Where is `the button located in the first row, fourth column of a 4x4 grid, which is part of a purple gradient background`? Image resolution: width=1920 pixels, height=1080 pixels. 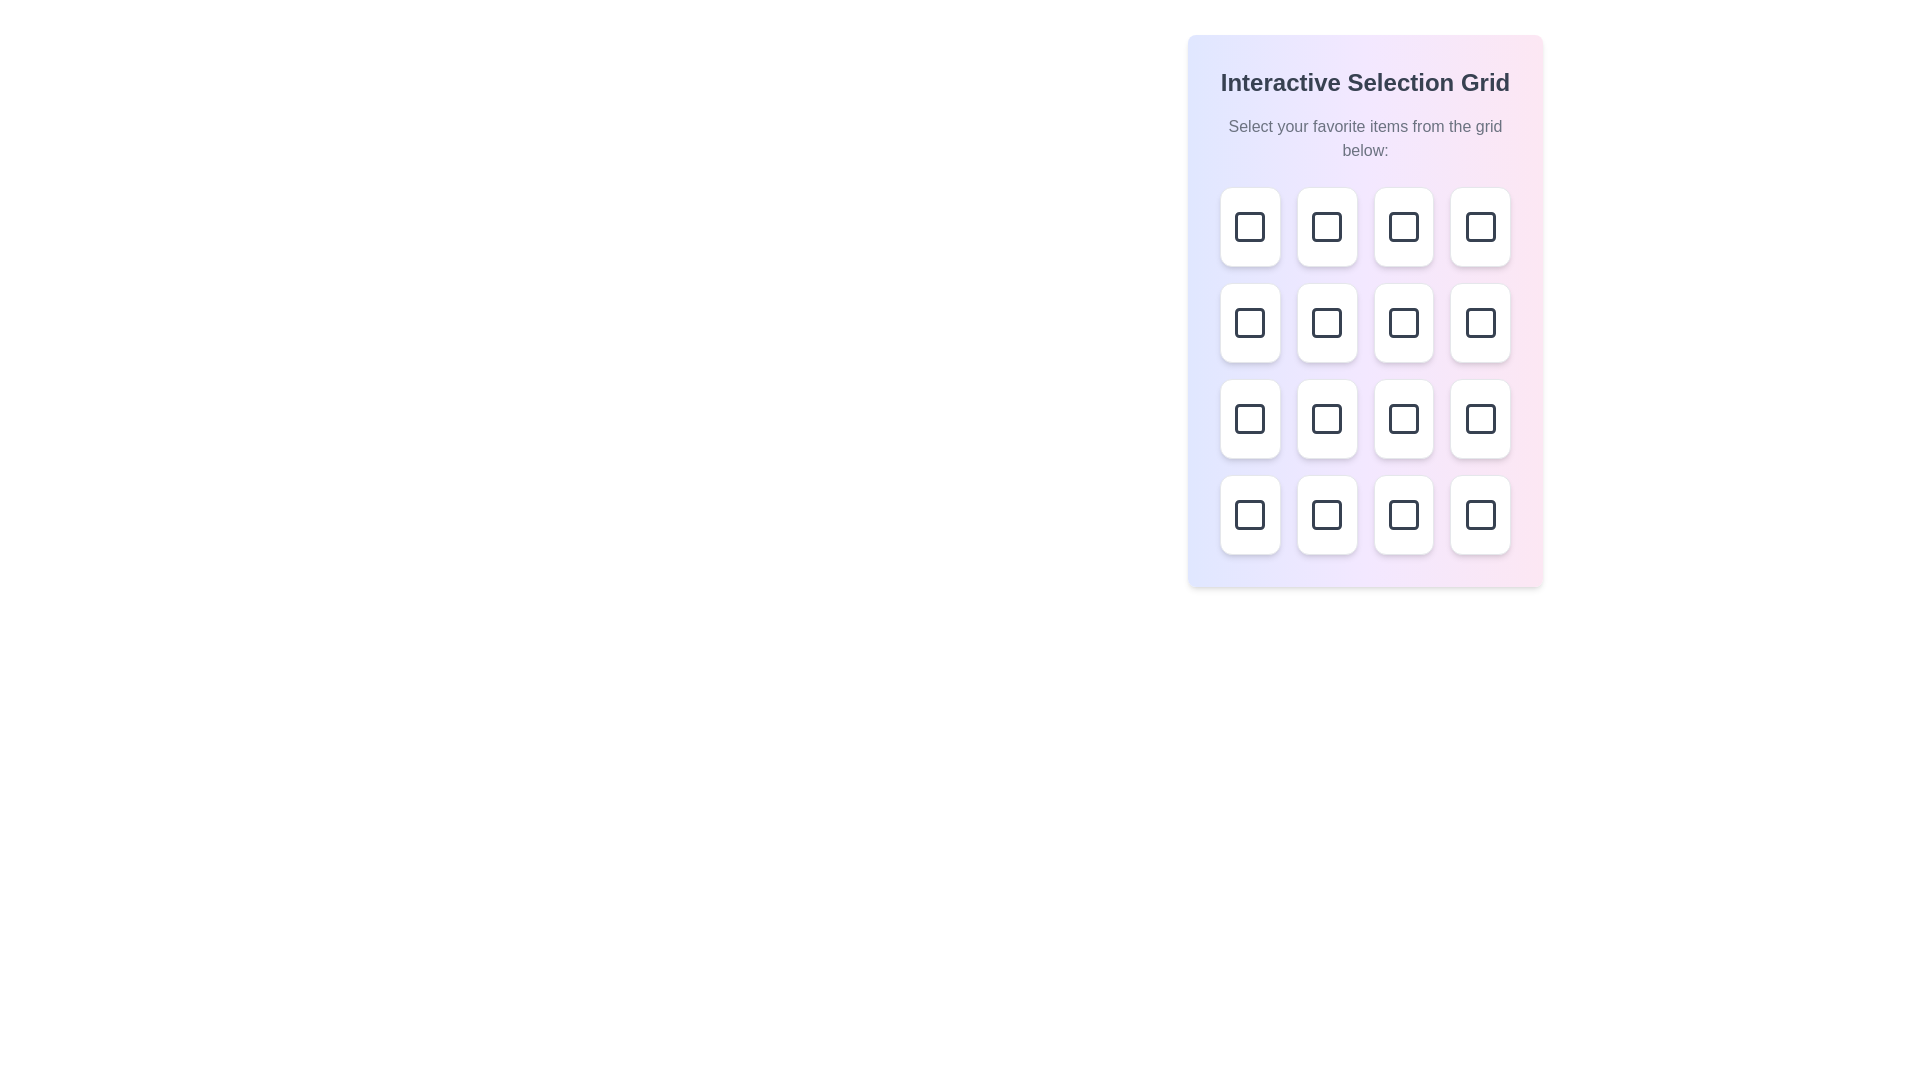 the button located in the first row, fourth column of a 4x4 grid, which is part of a purple gradient background is located at coordinates (1480, 226).